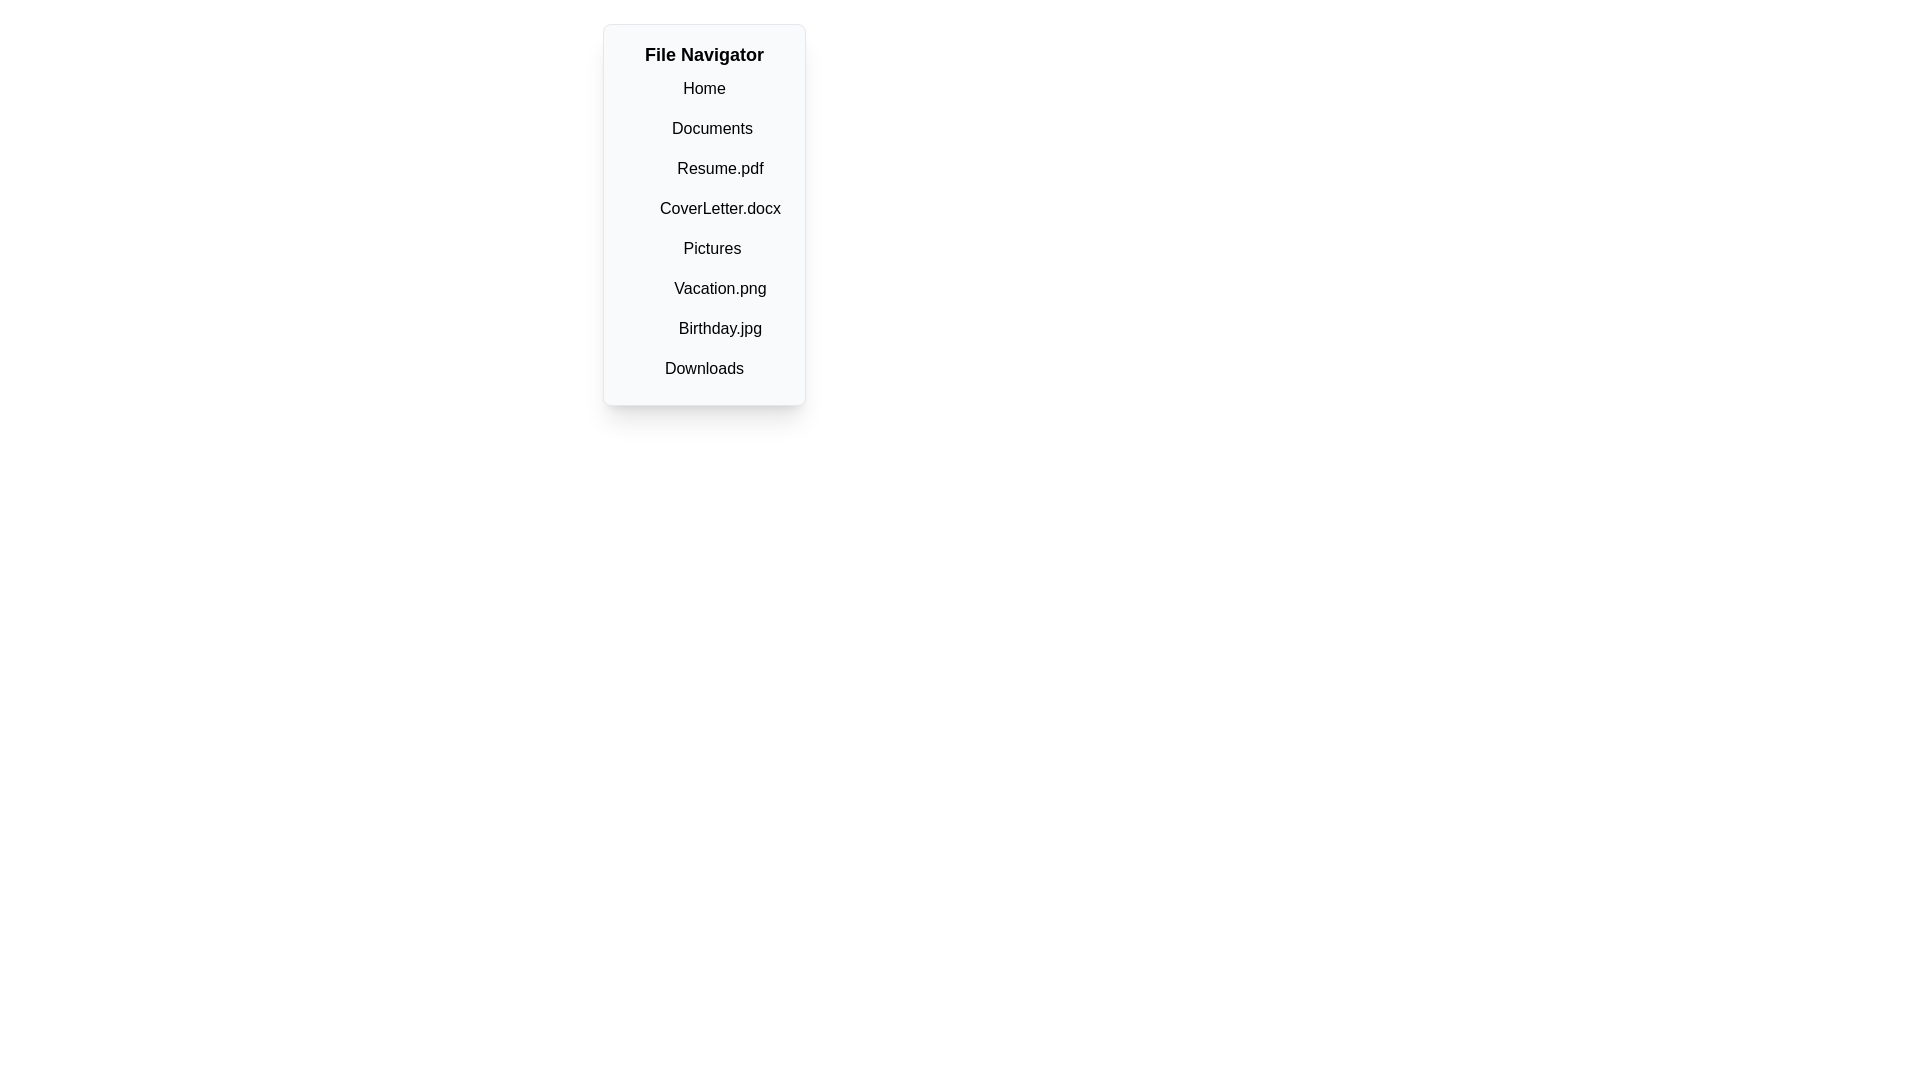 This screenshot has width=1920, height=1080. What do you see at coordinates (720, 289) in the screenshot?
I see `the selectable item representing 'Vacation.png'` at bounding box center [720, 289].